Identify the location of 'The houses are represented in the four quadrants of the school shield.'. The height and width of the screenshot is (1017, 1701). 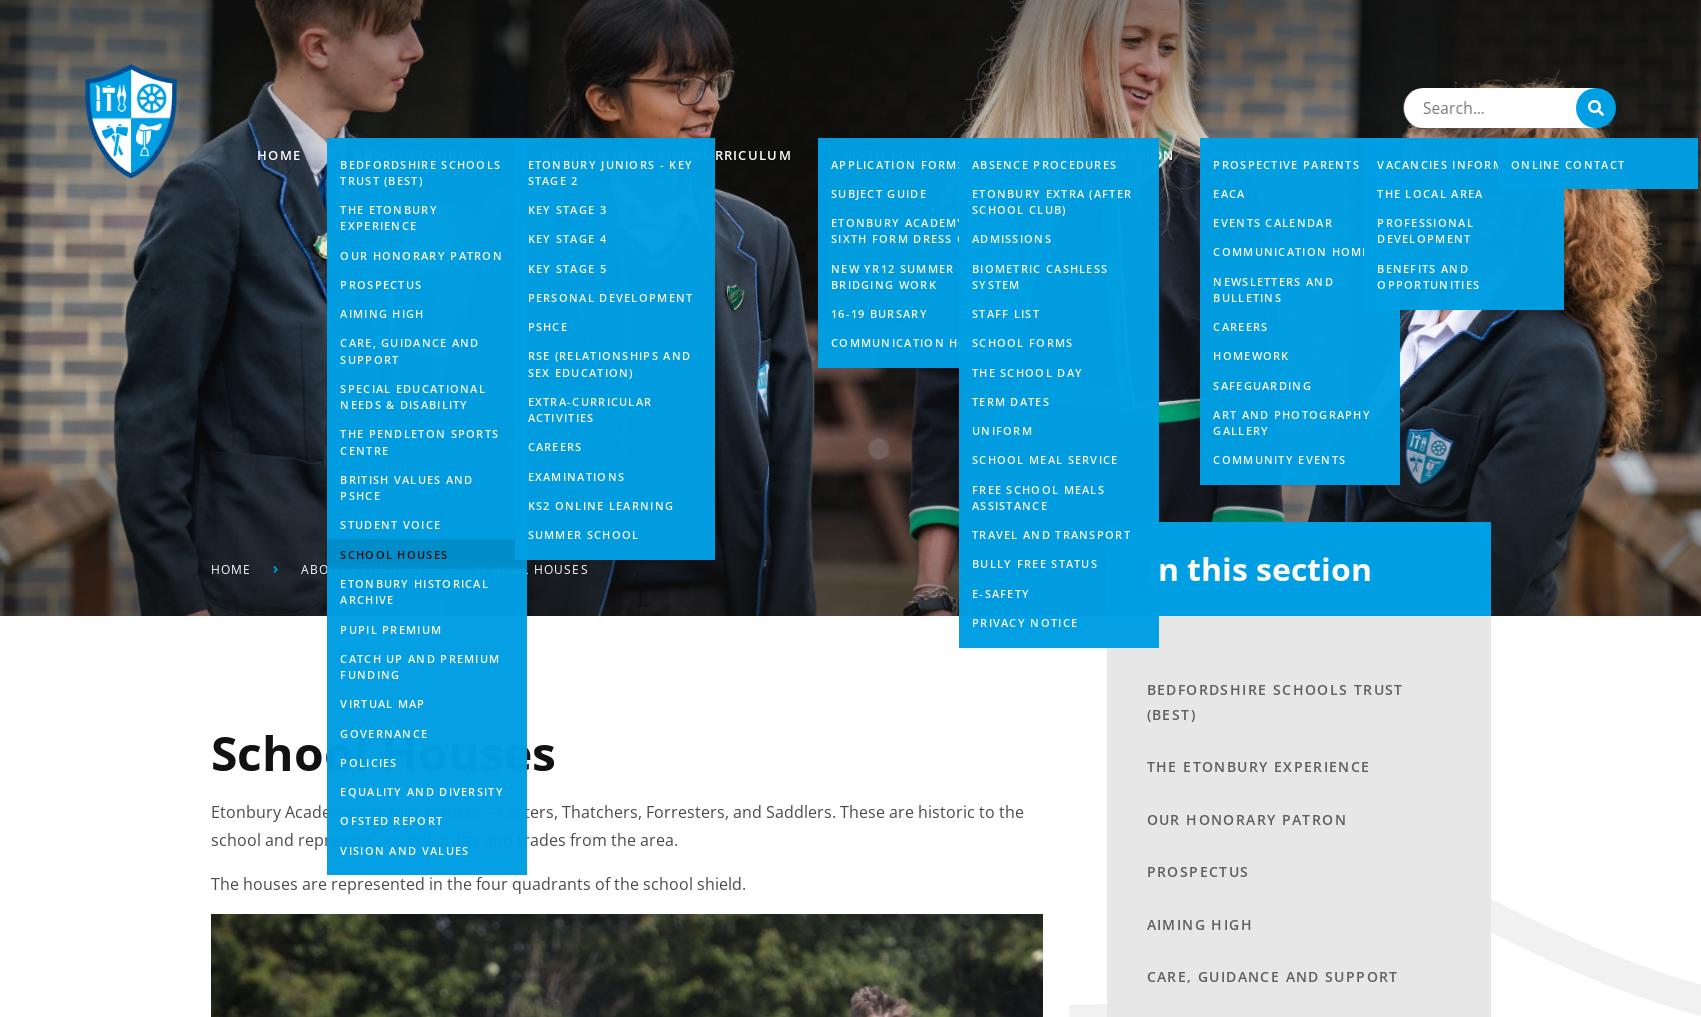
(476, 882).